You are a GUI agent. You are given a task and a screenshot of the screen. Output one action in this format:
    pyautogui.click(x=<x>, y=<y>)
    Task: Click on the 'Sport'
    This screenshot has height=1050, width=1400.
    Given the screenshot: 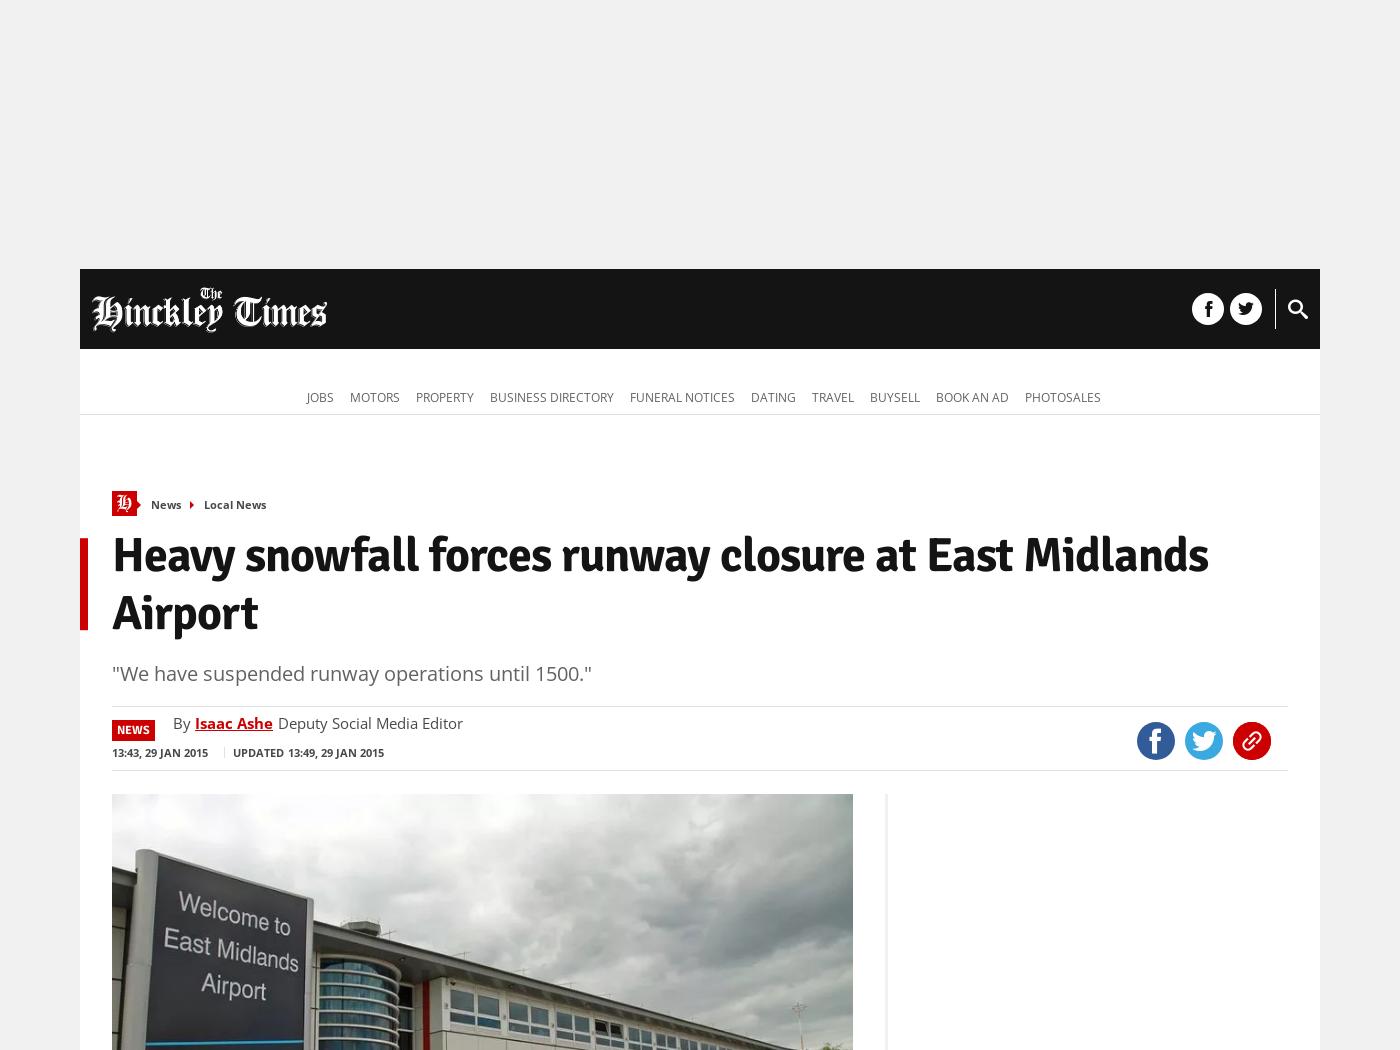 What is the action you would take?
    pyautogui.click(x=590, y=311)
    